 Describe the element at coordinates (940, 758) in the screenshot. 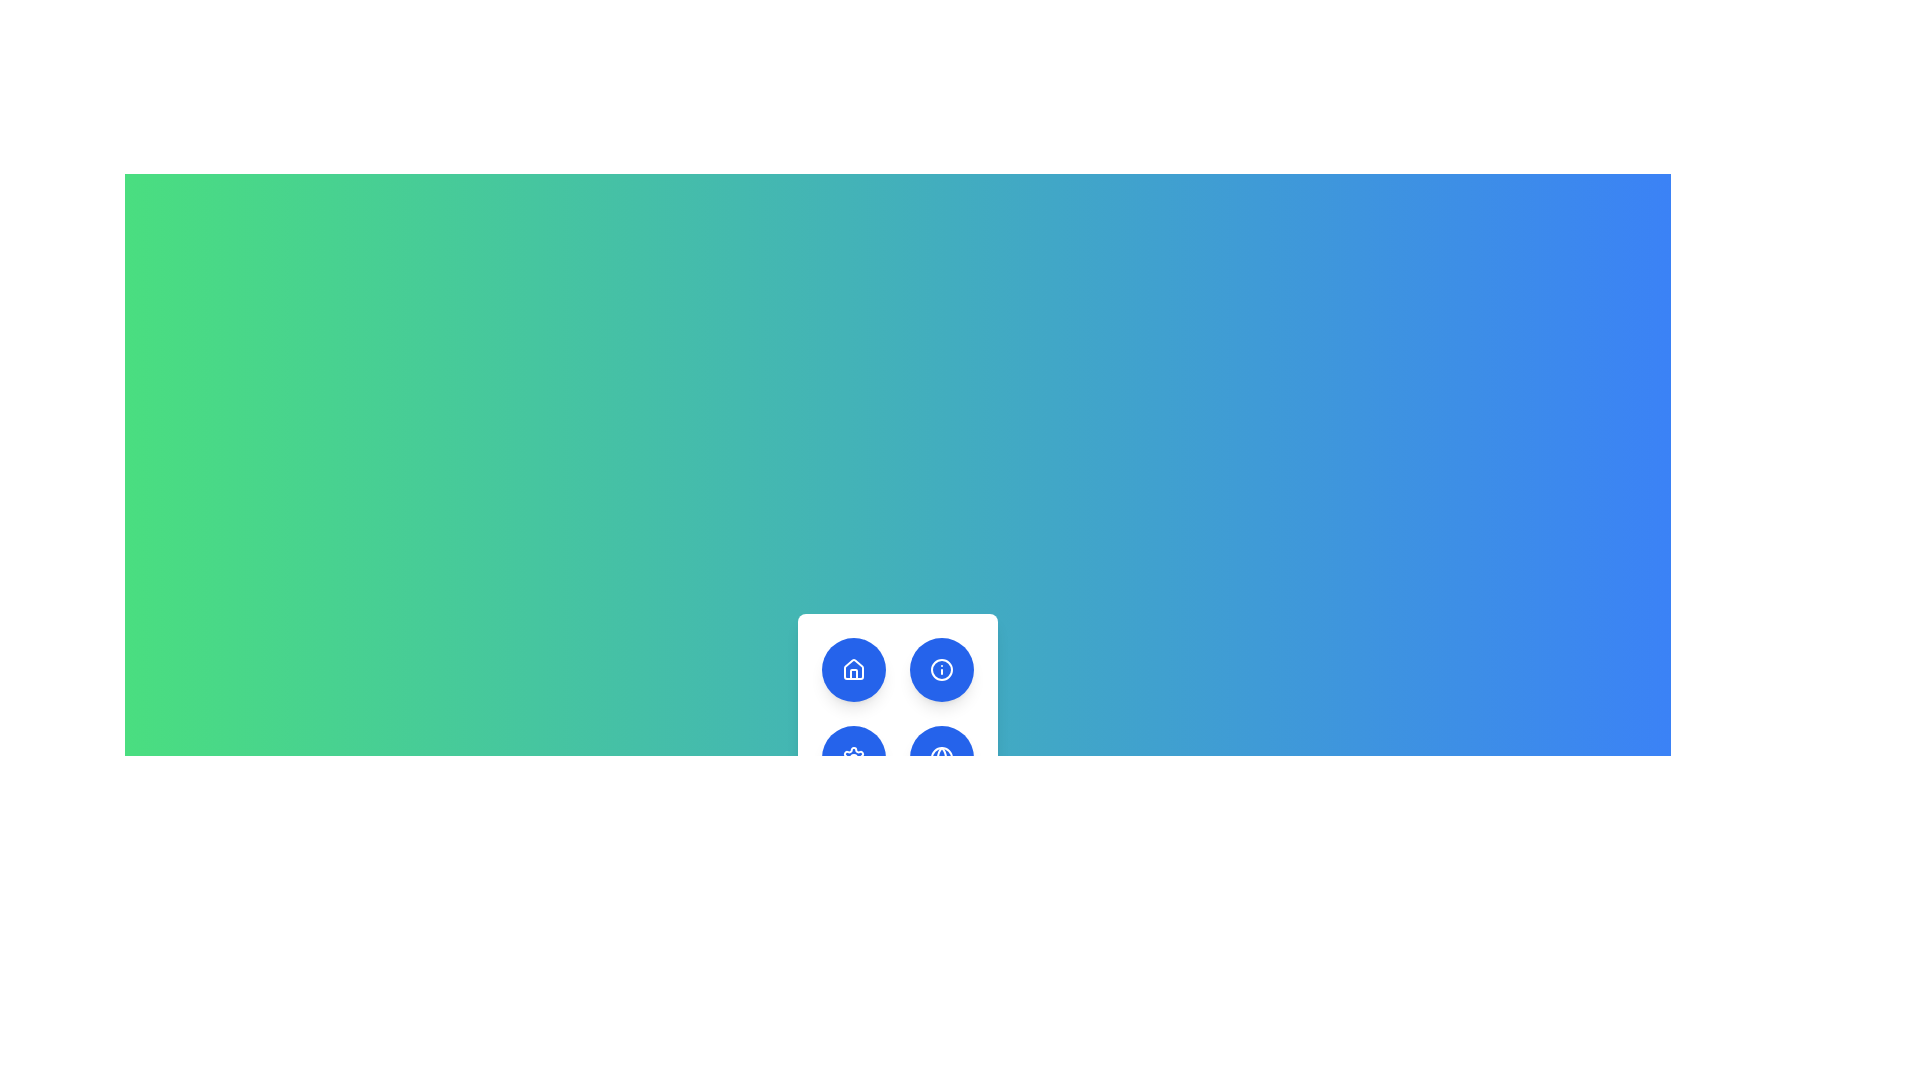

I see `the global settings button located in the bottom row, central column of the grid on the white panel` at that location.